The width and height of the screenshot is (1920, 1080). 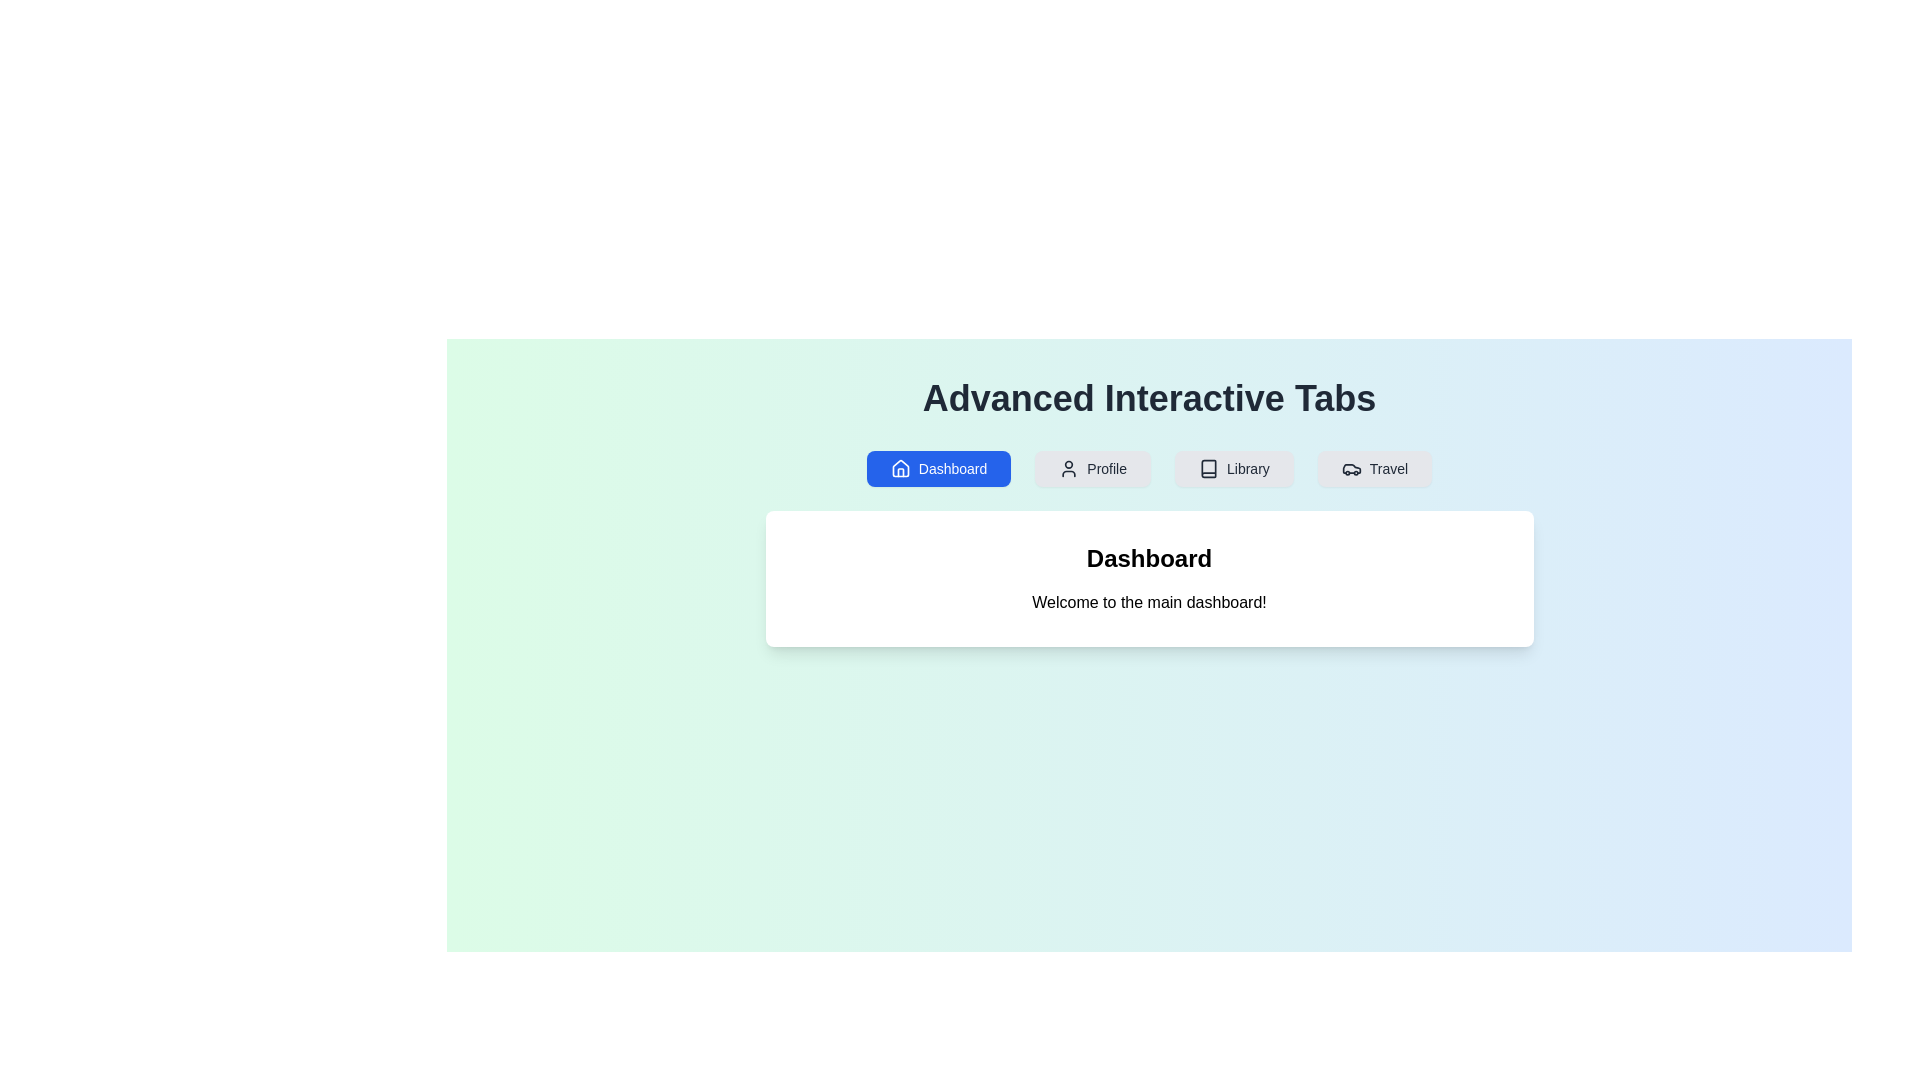 I want to click on the text label on the navigational button that indicates it navigates to the Dashboard section of the application, so click(x=952, y=469).